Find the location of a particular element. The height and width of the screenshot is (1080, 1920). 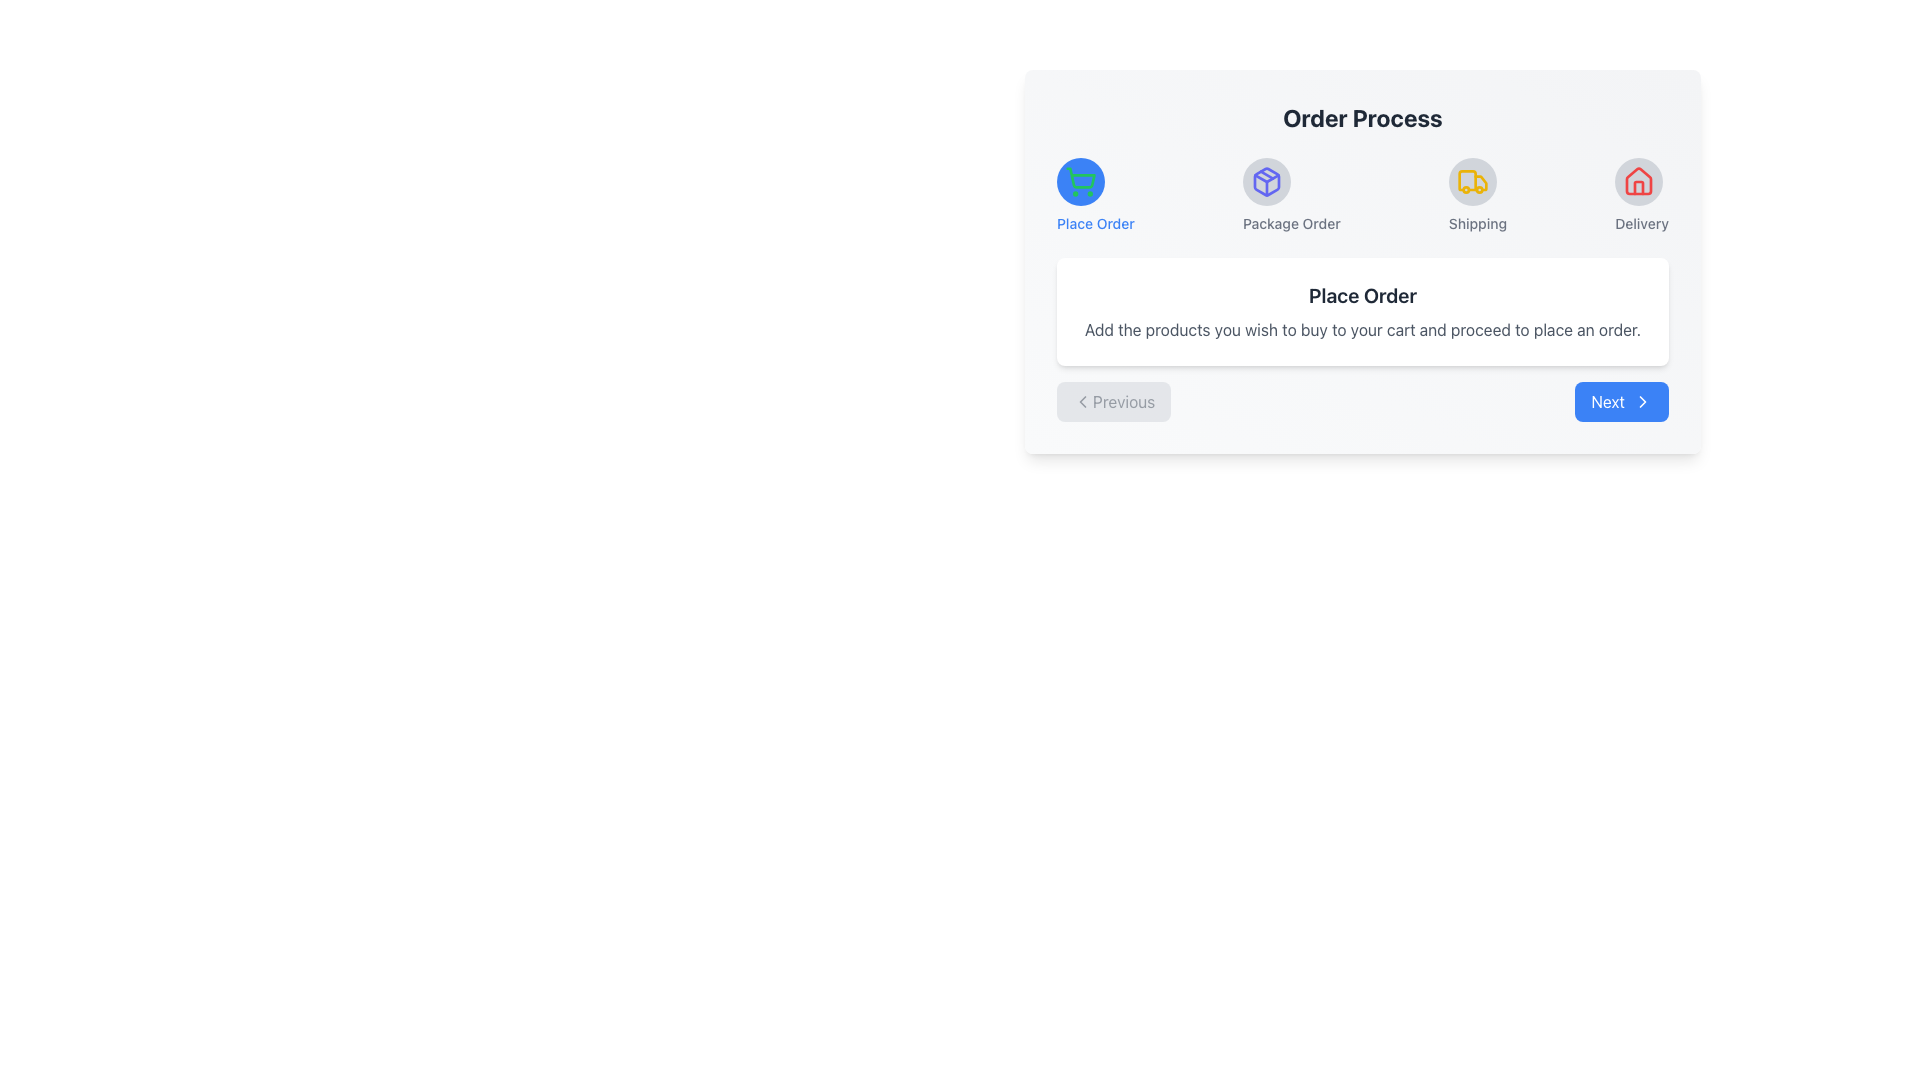

the icons in the Interactive multi-section progress tracker titled 'Order Process' is located at coordinates (1362, 261).